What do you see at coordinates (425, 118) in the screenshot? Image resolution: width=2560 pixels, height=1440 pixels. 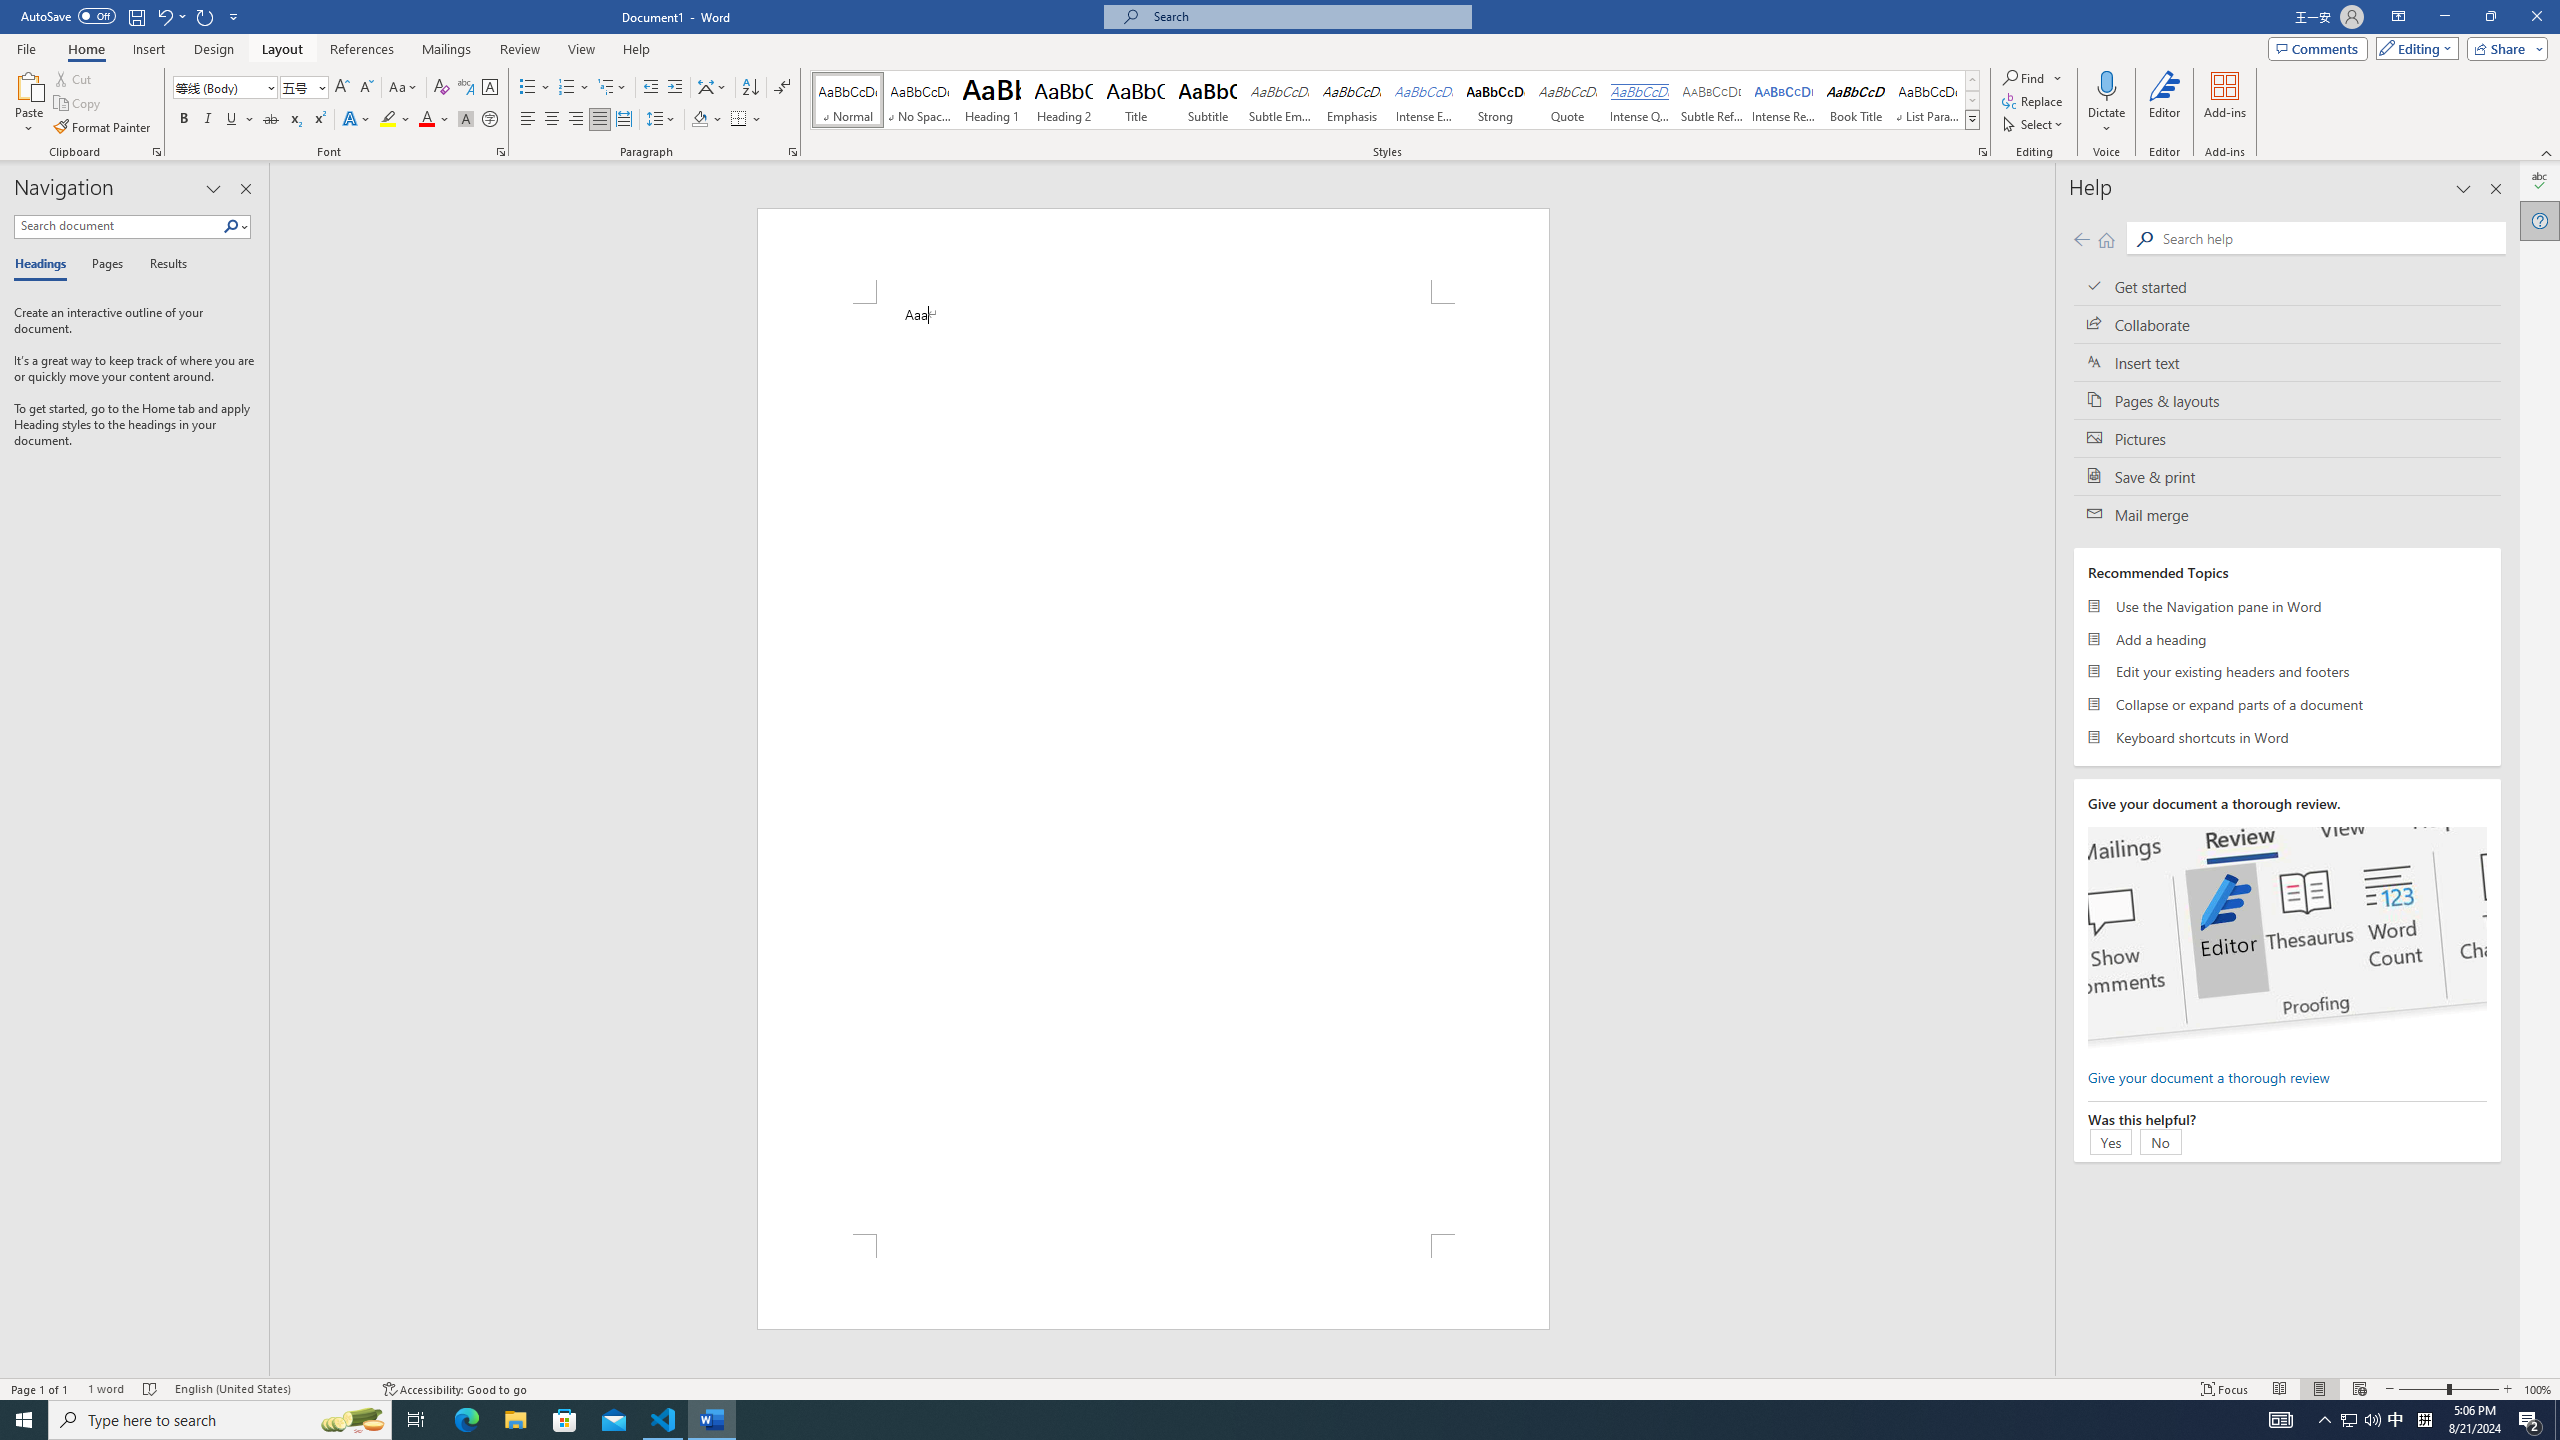 I see `'Font Color Red'` at bounding box center [425, 118].